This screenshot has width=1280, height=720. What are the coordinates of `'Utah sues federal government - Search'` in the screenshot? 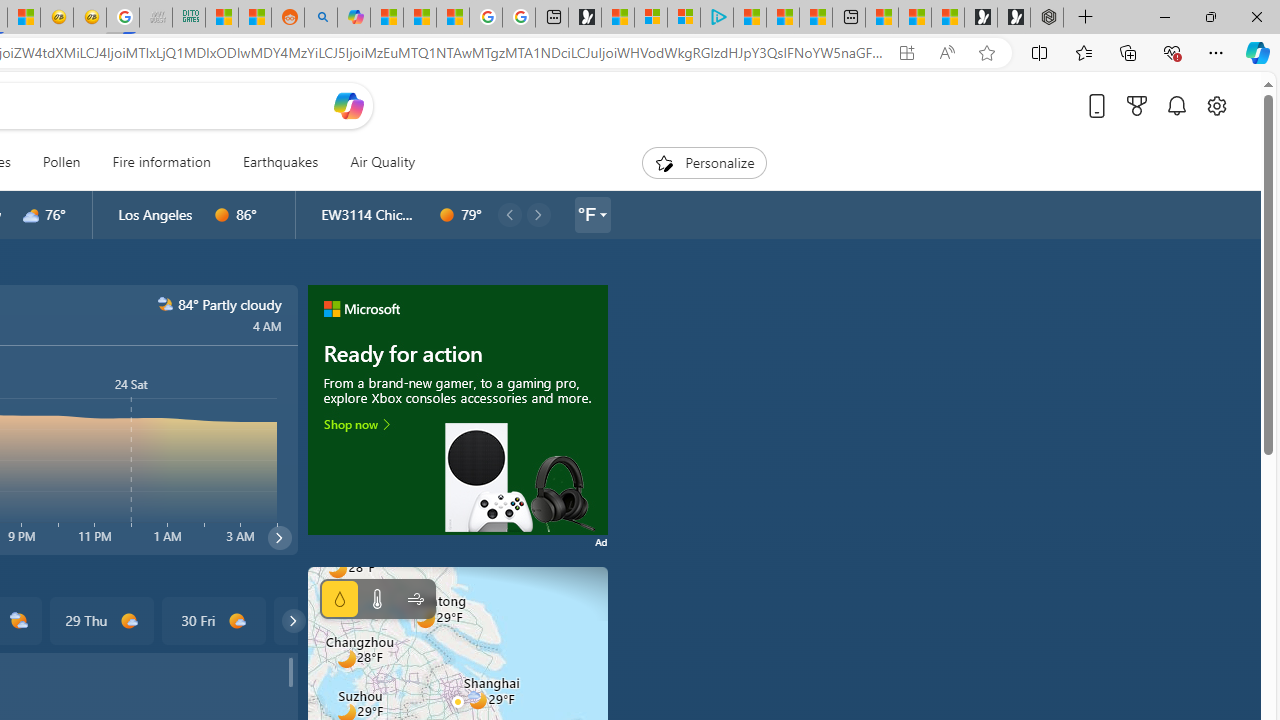 It's located at (320, 17).